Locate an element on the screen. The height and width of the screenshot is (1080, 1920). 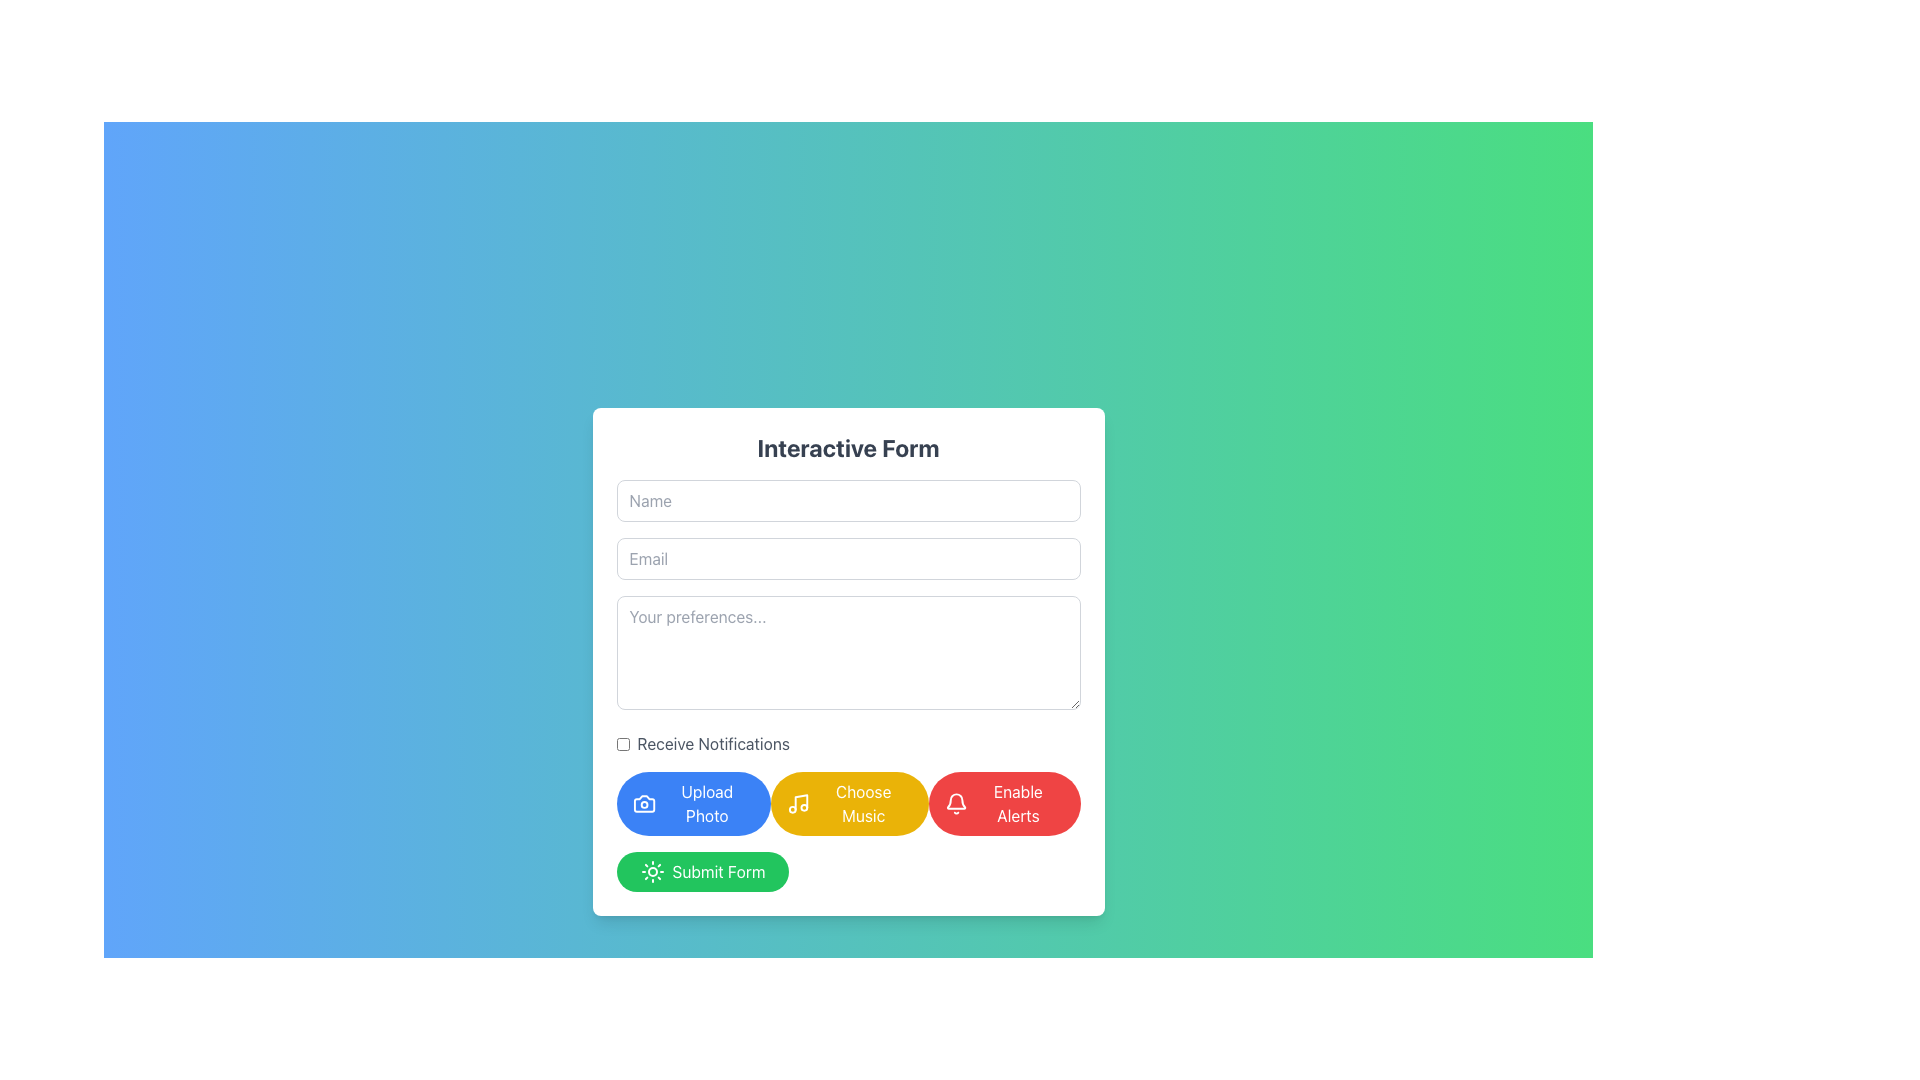
the text label of the button labeled 'Choose Music', which is the third button from the left, located between the blue 'Upload Photo' button and the red 'Enable Alerts' button is located at coordinates (863, 802).